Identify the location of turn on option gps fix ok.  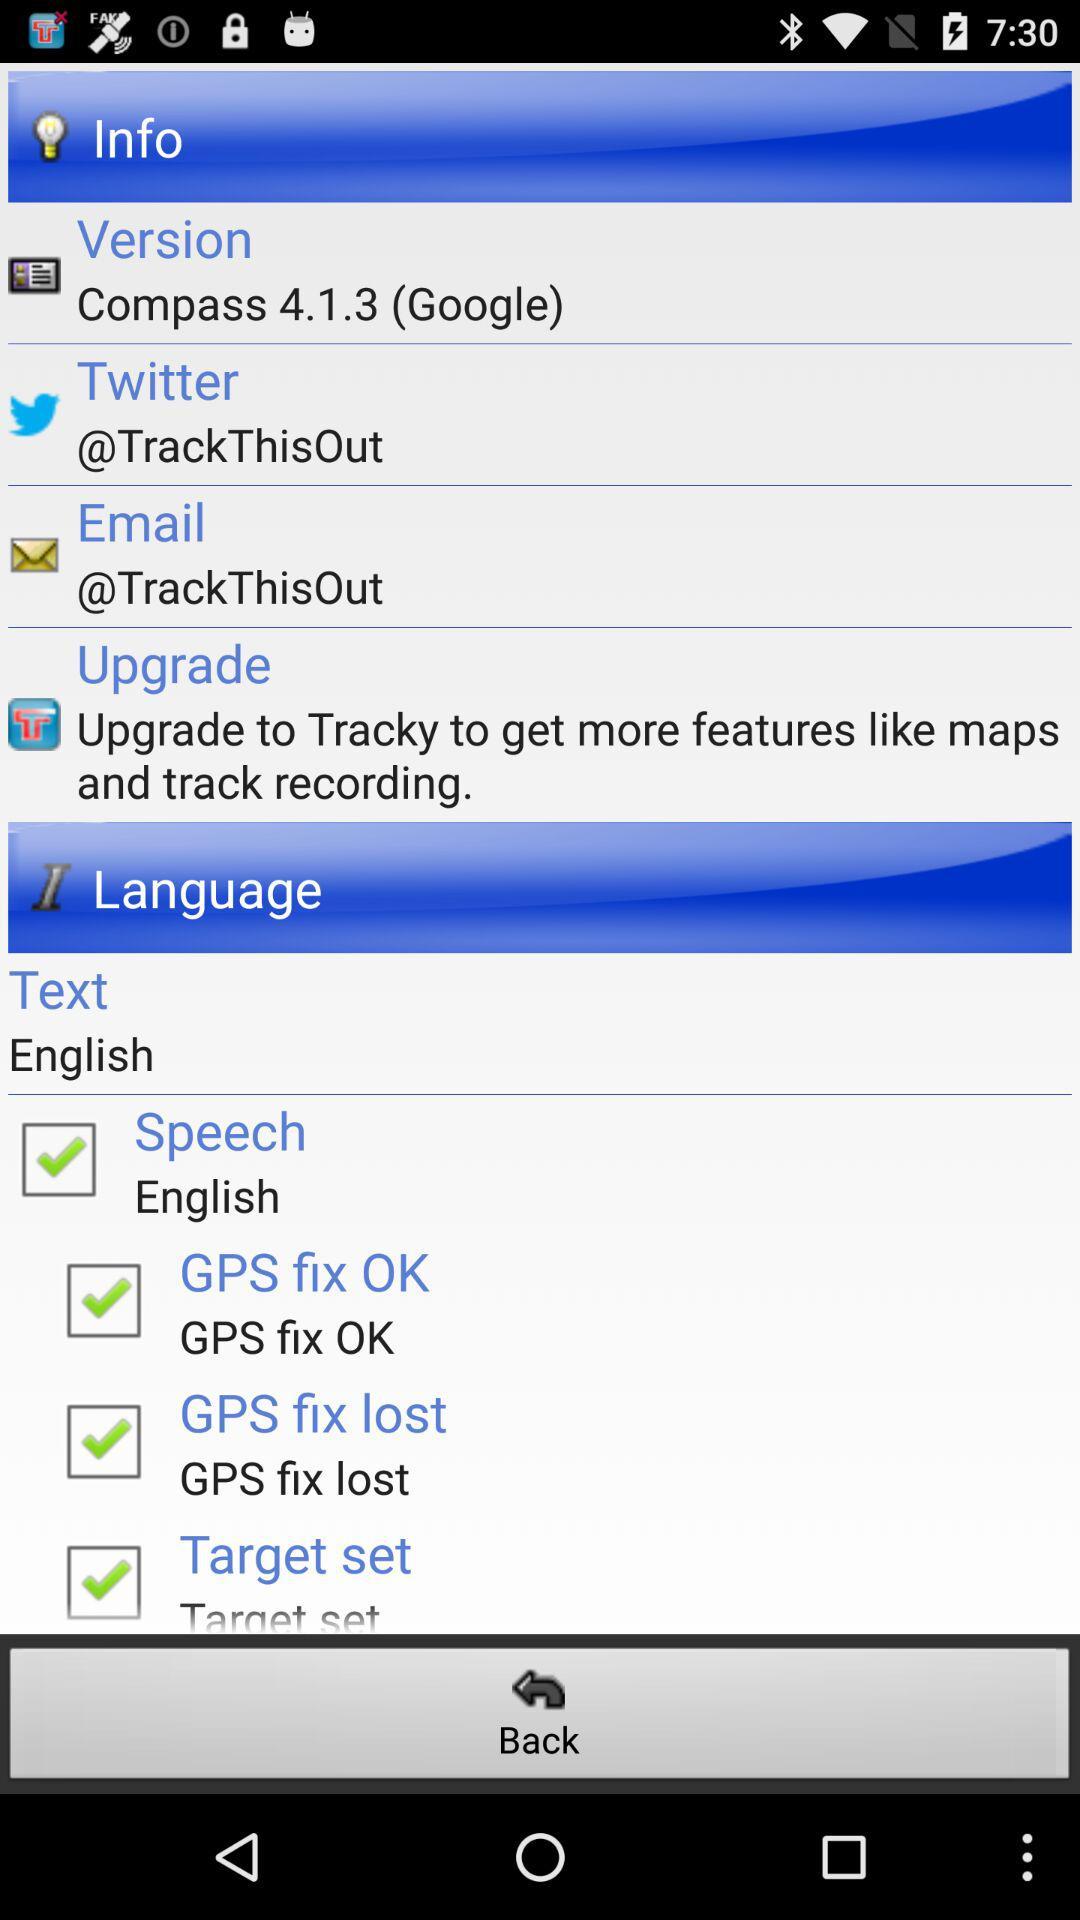
(103, 1299).